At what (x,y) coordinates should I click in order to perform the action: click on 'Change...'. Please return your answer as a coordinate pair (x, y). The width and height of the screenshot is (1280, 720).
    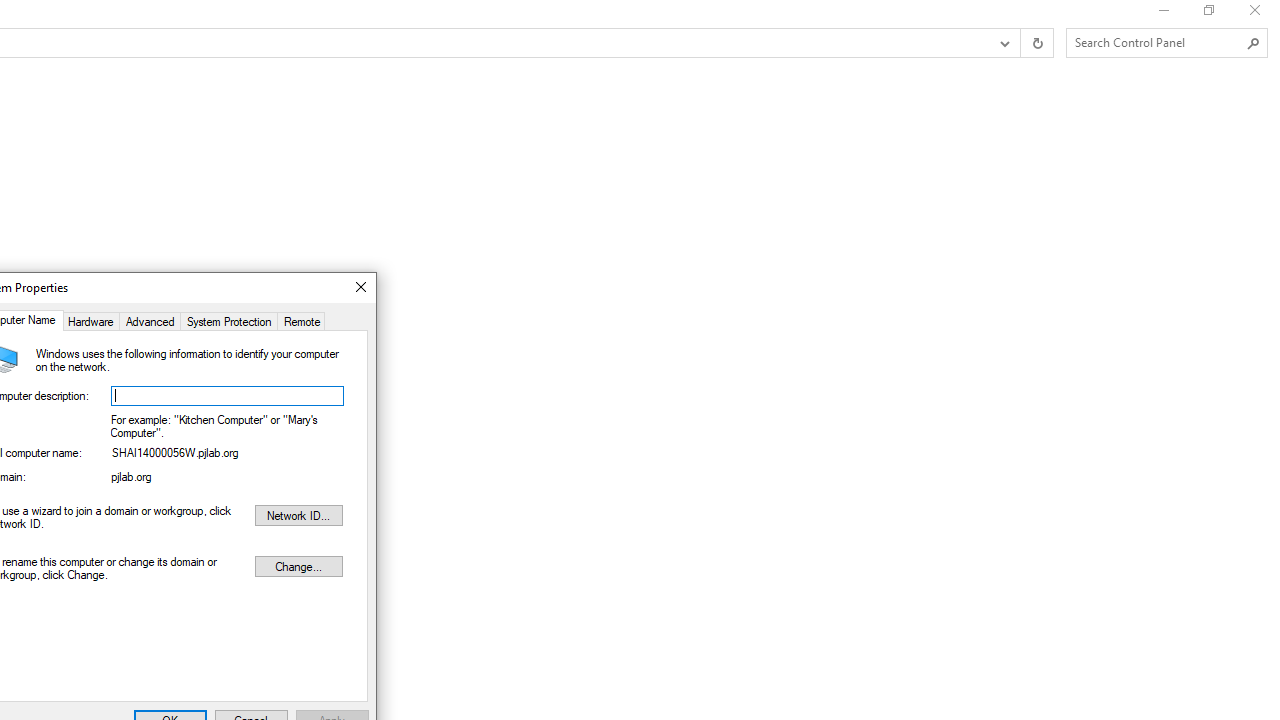
    Looking at the image, I should click on (297, 566).